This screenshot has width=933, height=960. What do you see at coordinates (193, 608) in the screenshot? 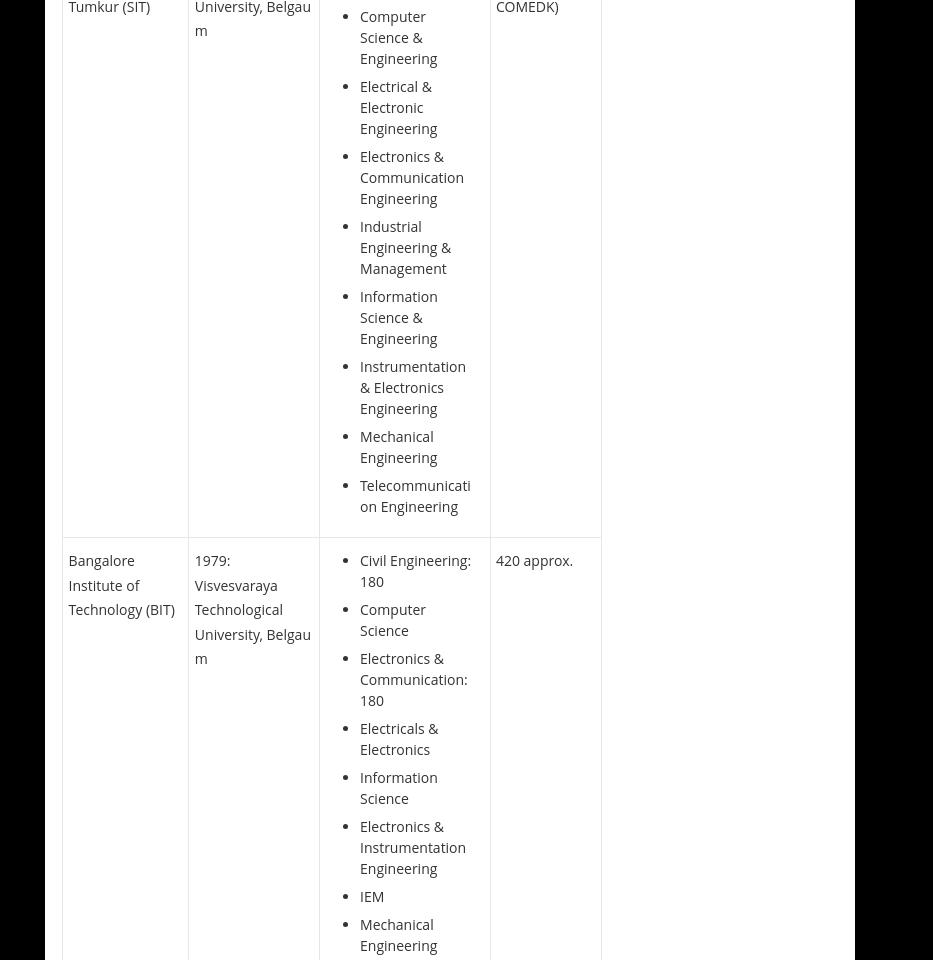
I see `'1979: Visvesvaraya Technological University, Belgaum'` at bounding box center [193, 608].